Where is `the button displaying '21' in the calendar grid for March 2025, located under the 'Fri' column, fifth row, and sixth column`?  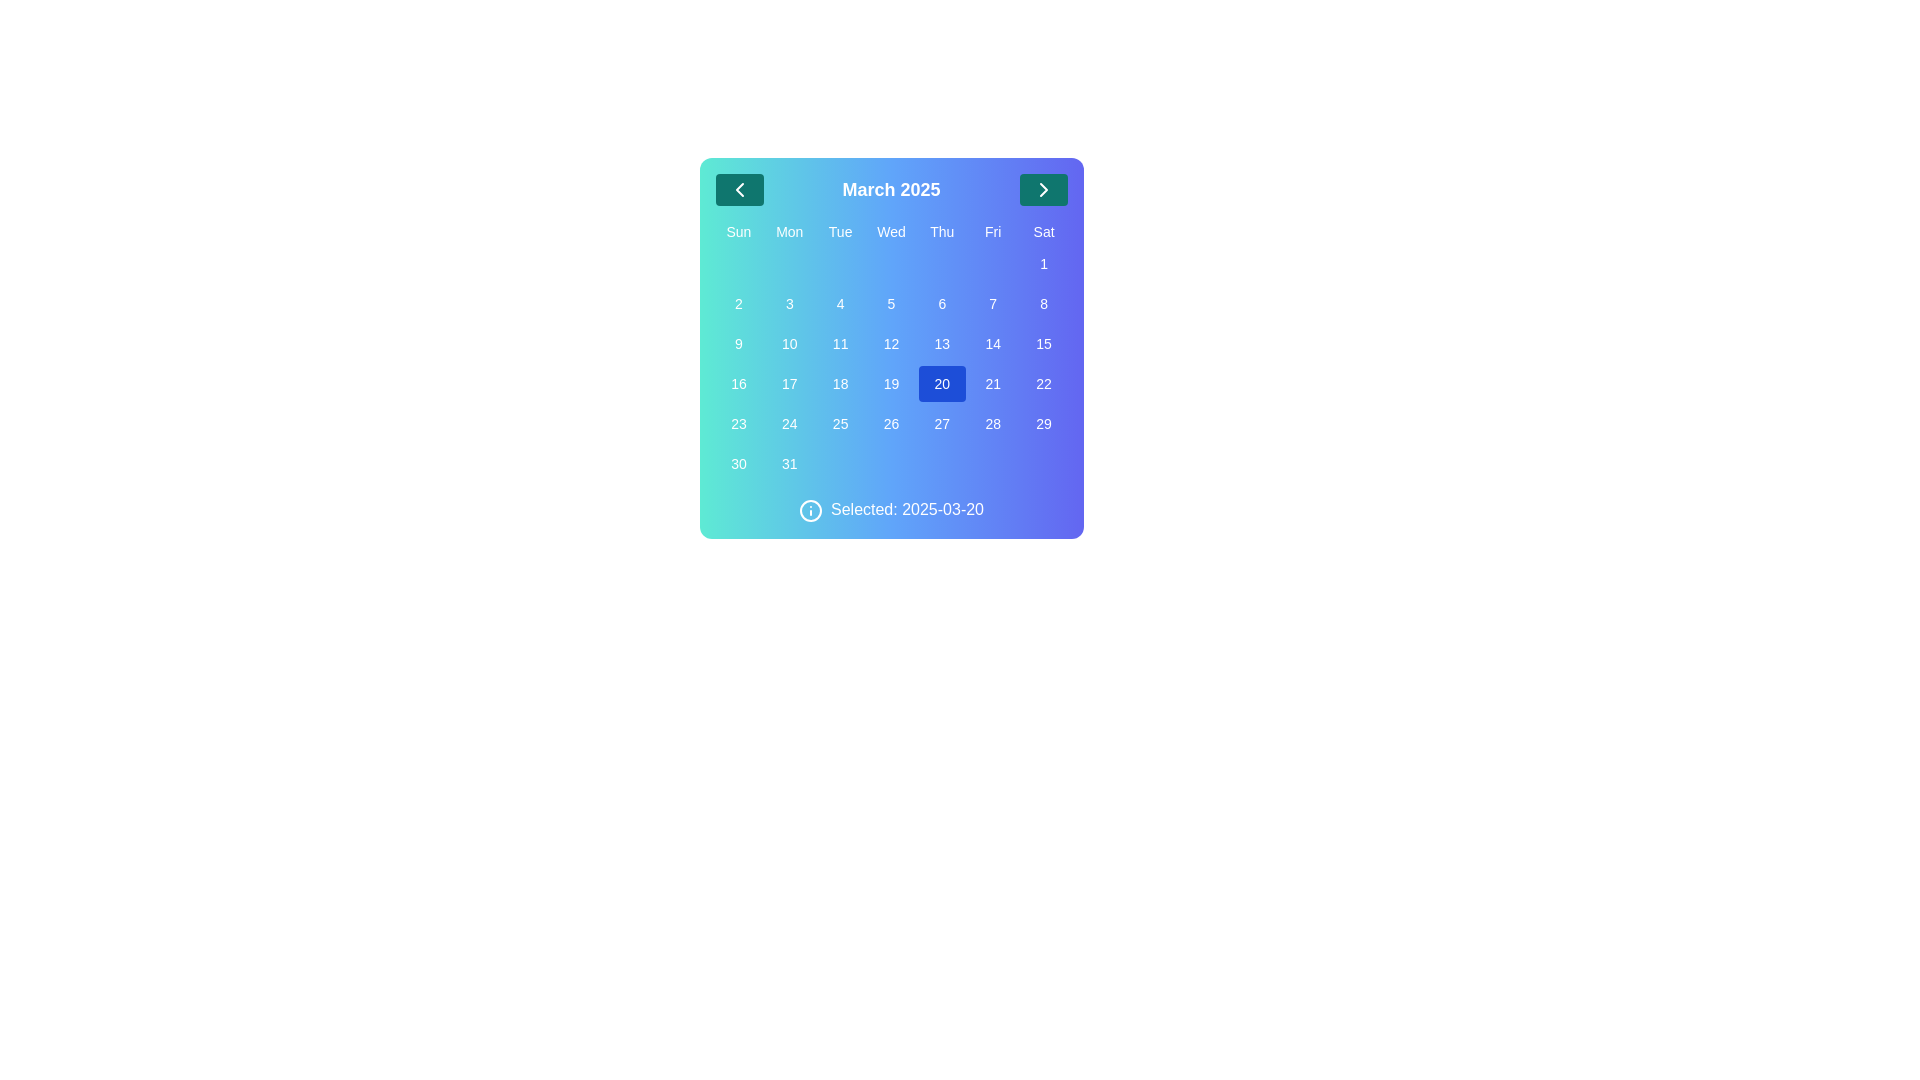
the button displaying '21' in the calendar grid for March 2025, located under the 'Fri' column, fifth row, and sixth column is located at coordinates (993, 384).